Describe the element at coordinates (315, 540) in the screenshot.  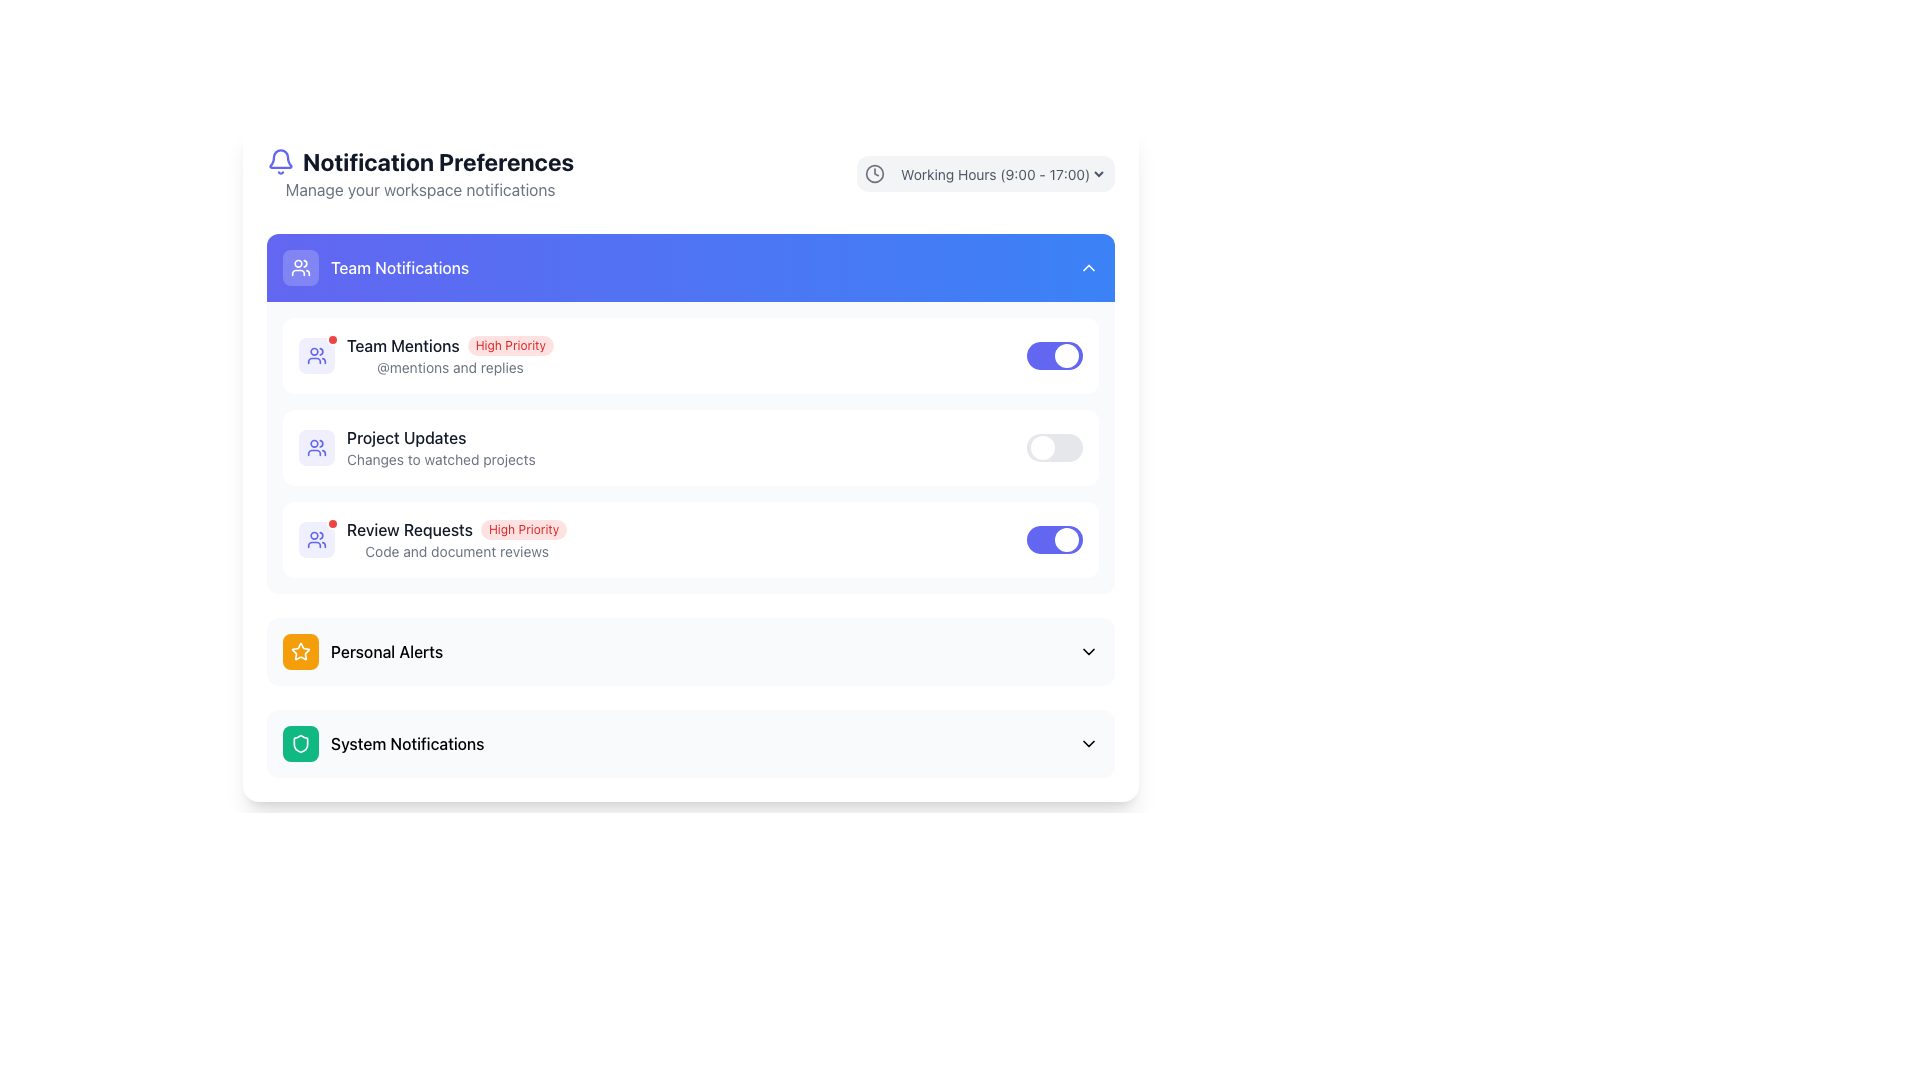
I see `the 'Review Requests' icon located in the 'Team Notifications' section, which is the first visual element to the left of the 'Review Requests' text` at that location.